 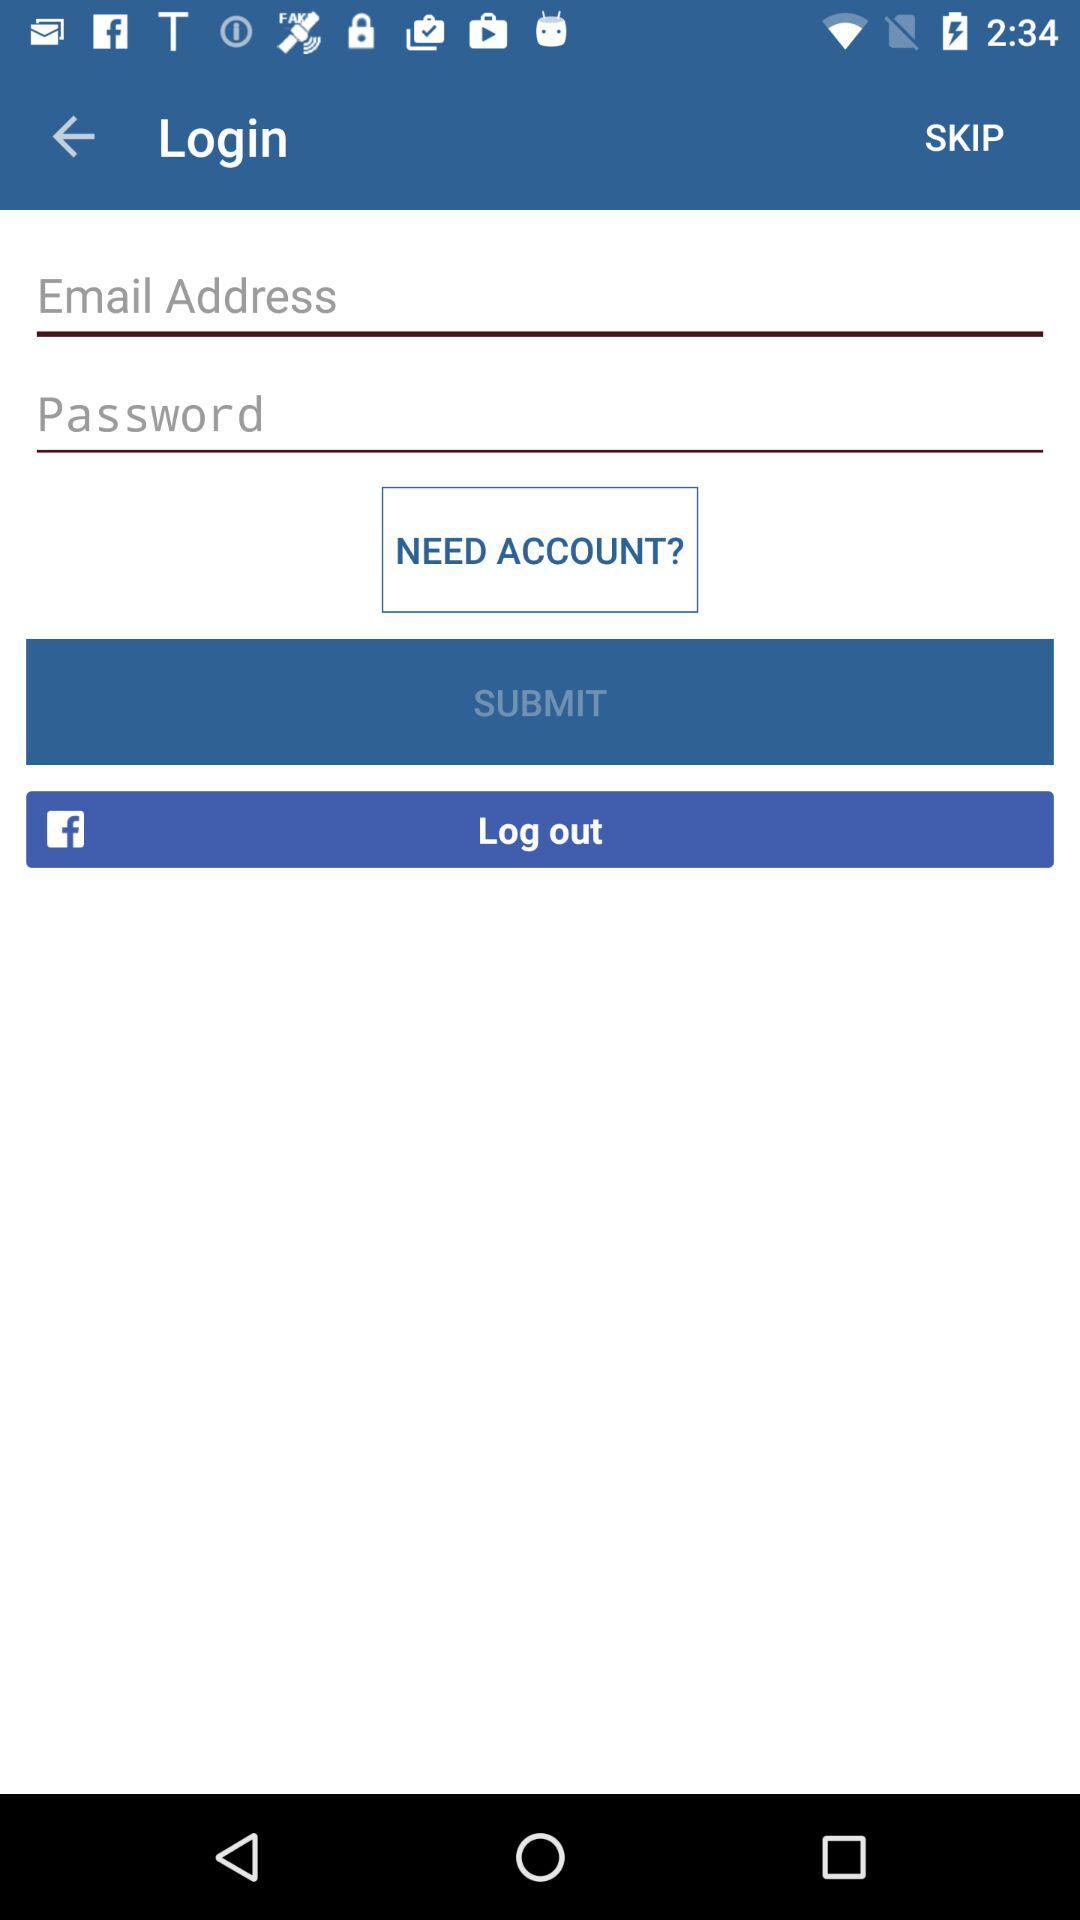 What do you see at coordinates (72, 135) in the screenshot?
I see `item next to the login icon` at bounding box center [72, 135].